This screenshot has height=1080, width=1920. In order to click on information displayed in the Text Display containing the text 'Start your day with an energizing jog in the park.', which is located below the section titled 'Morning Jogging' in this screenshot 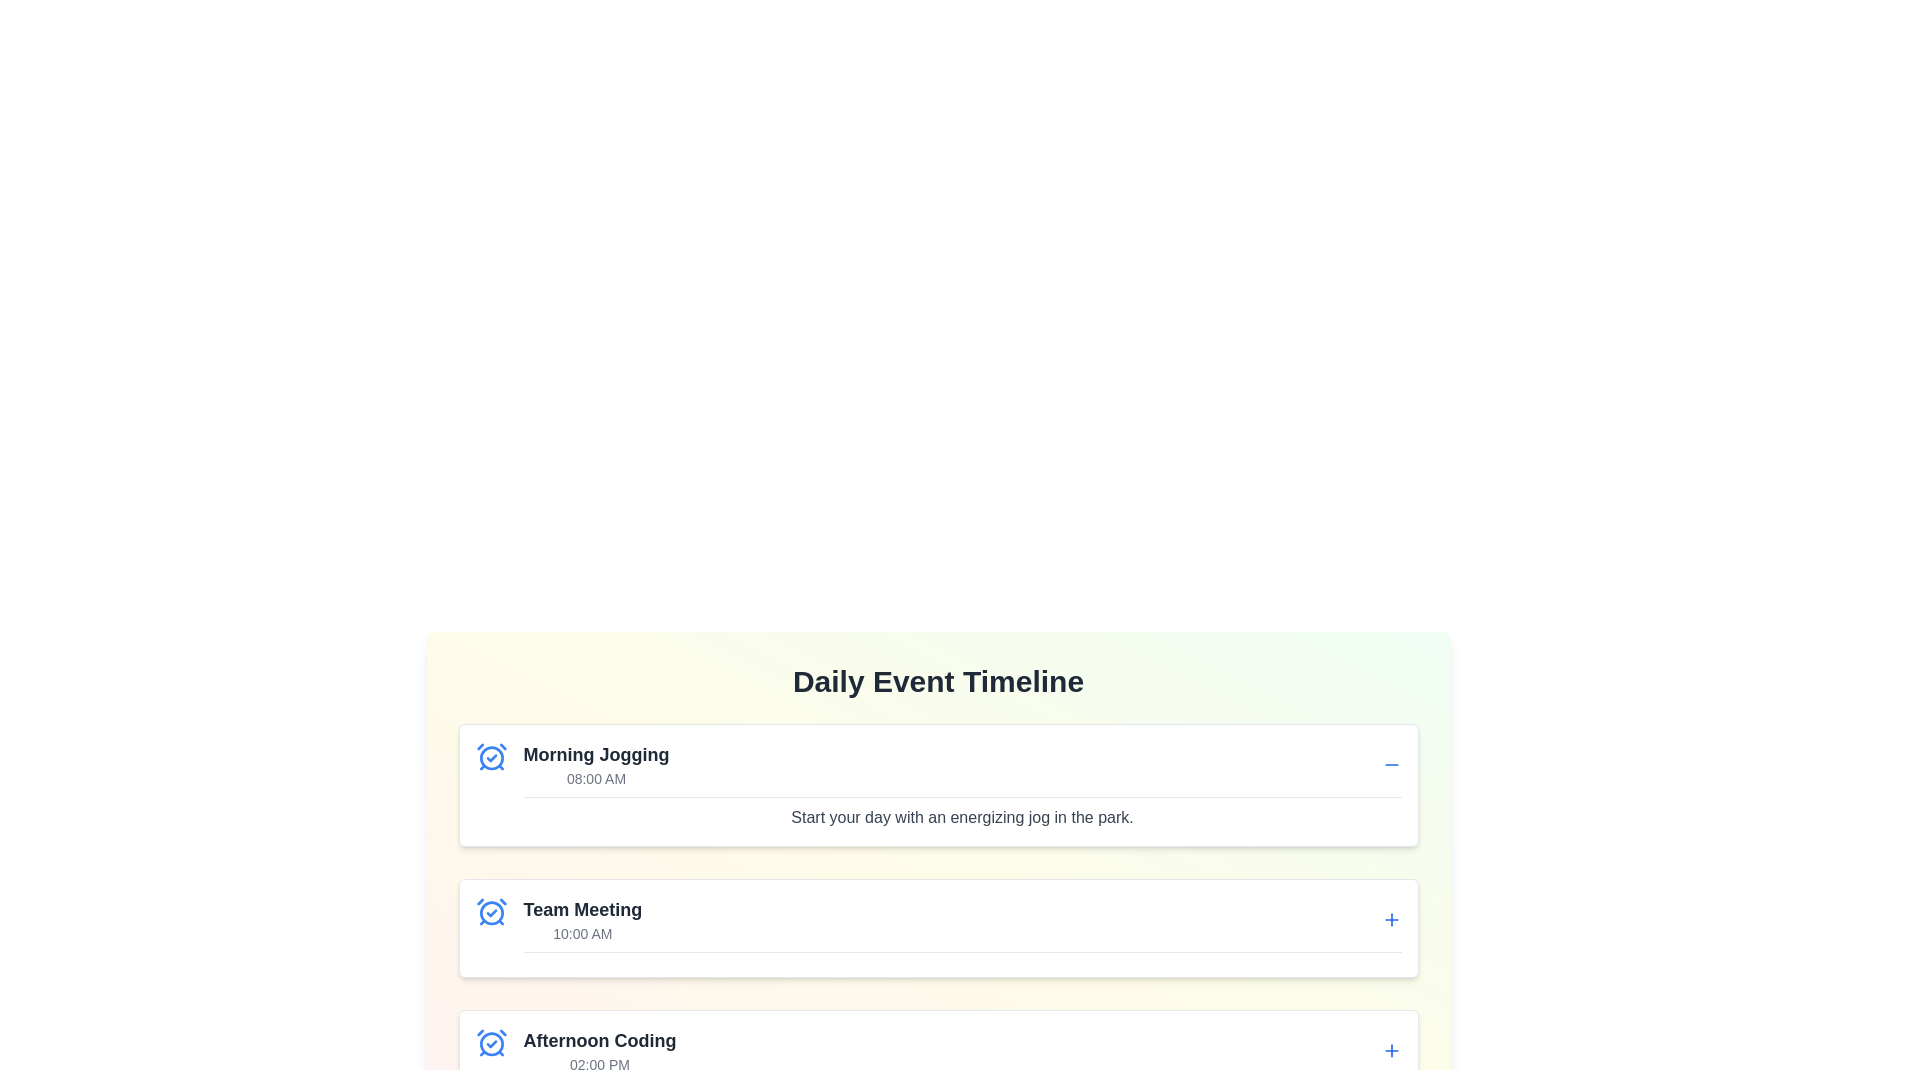, I will do `click(962, 817)`.